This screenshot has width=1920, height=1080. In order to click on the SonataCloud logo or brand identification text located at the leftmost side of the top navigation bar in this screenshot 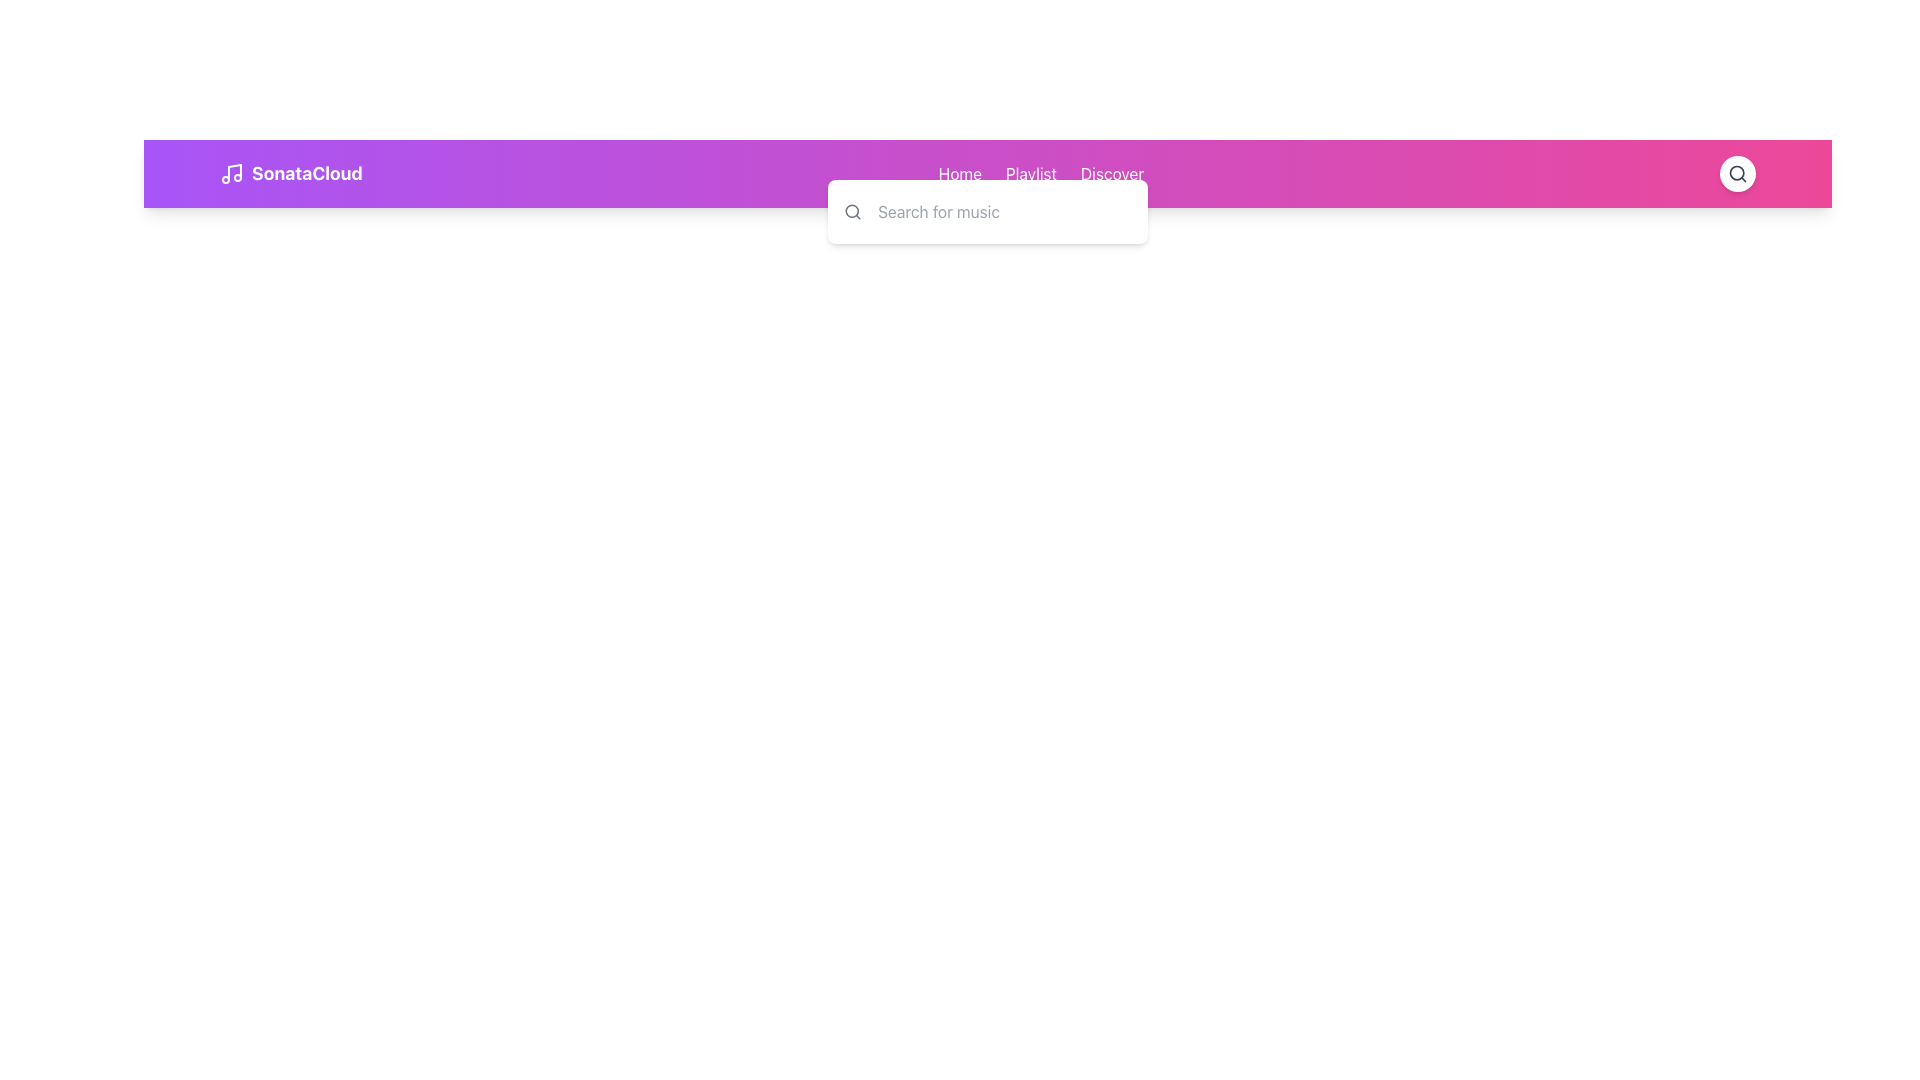, I will do `click(290, 172)`.